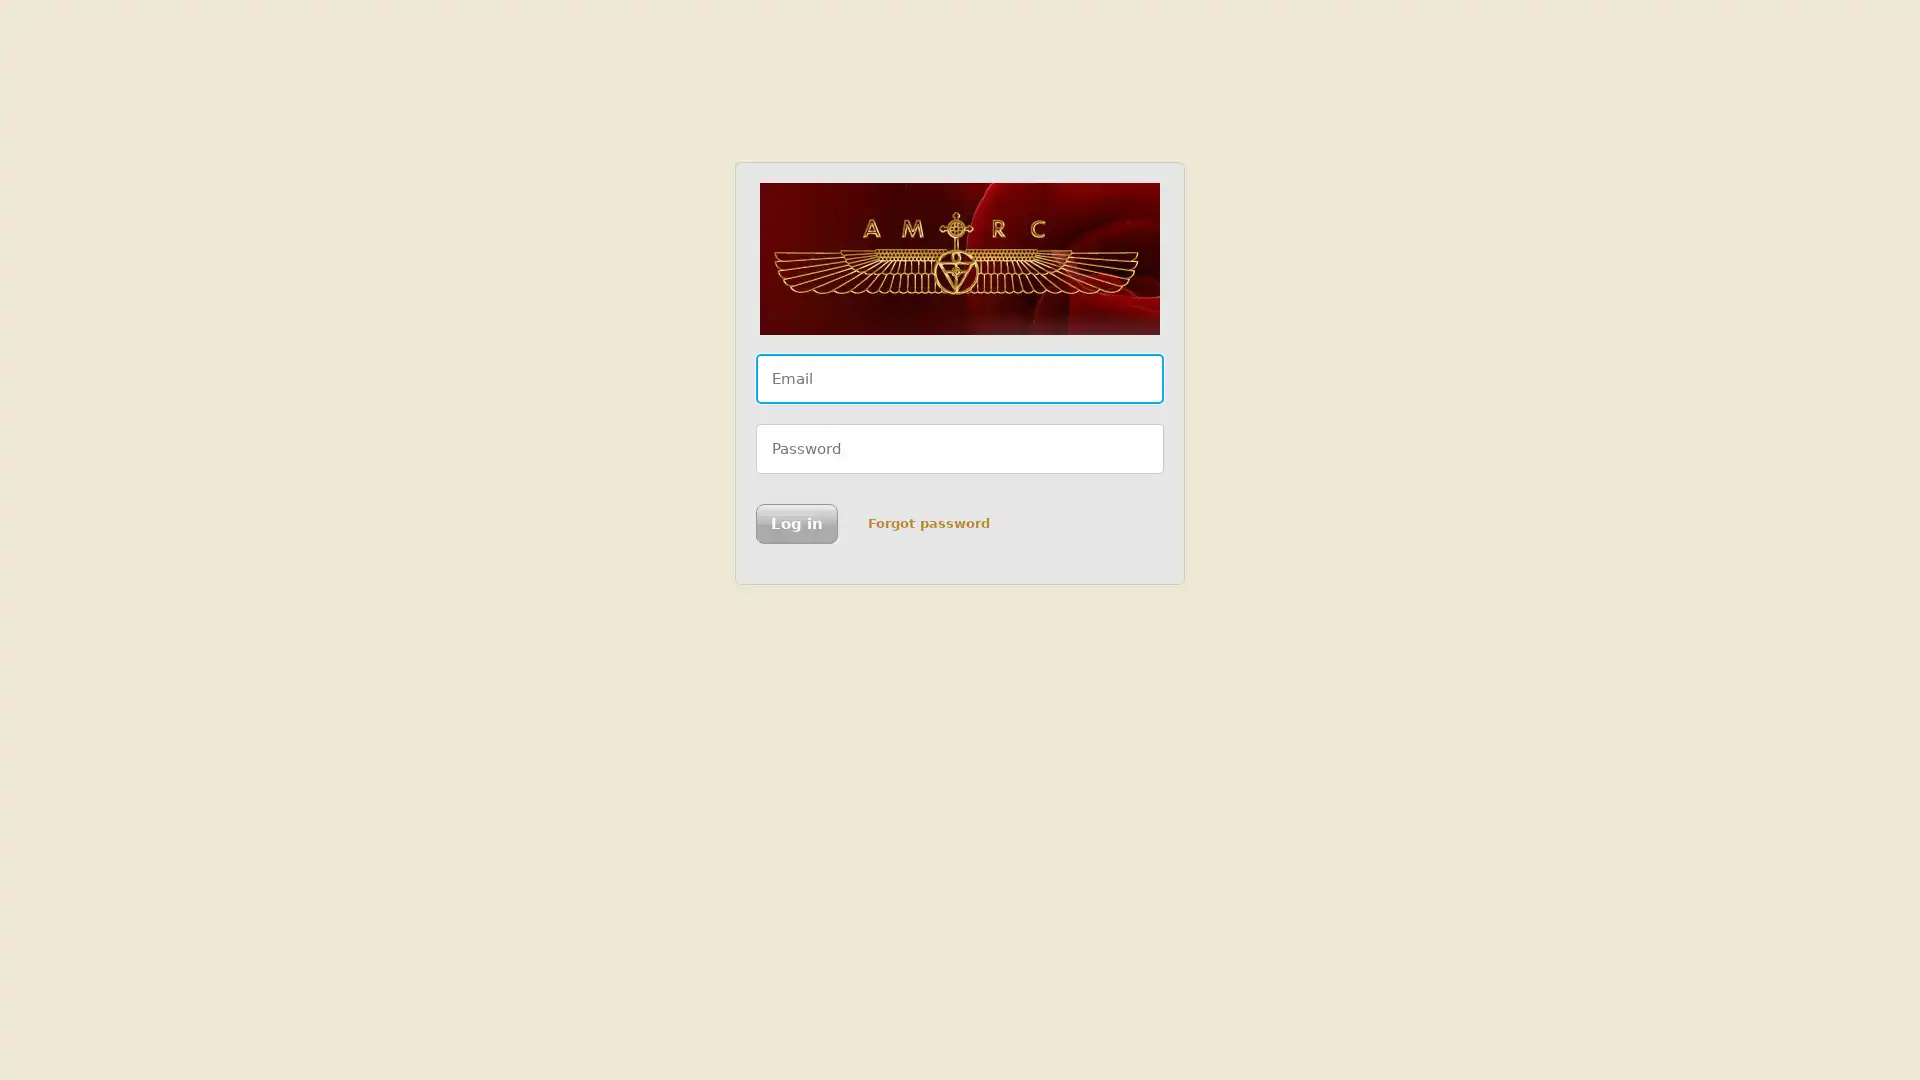  I want to click on Log in, so click(795, 523).